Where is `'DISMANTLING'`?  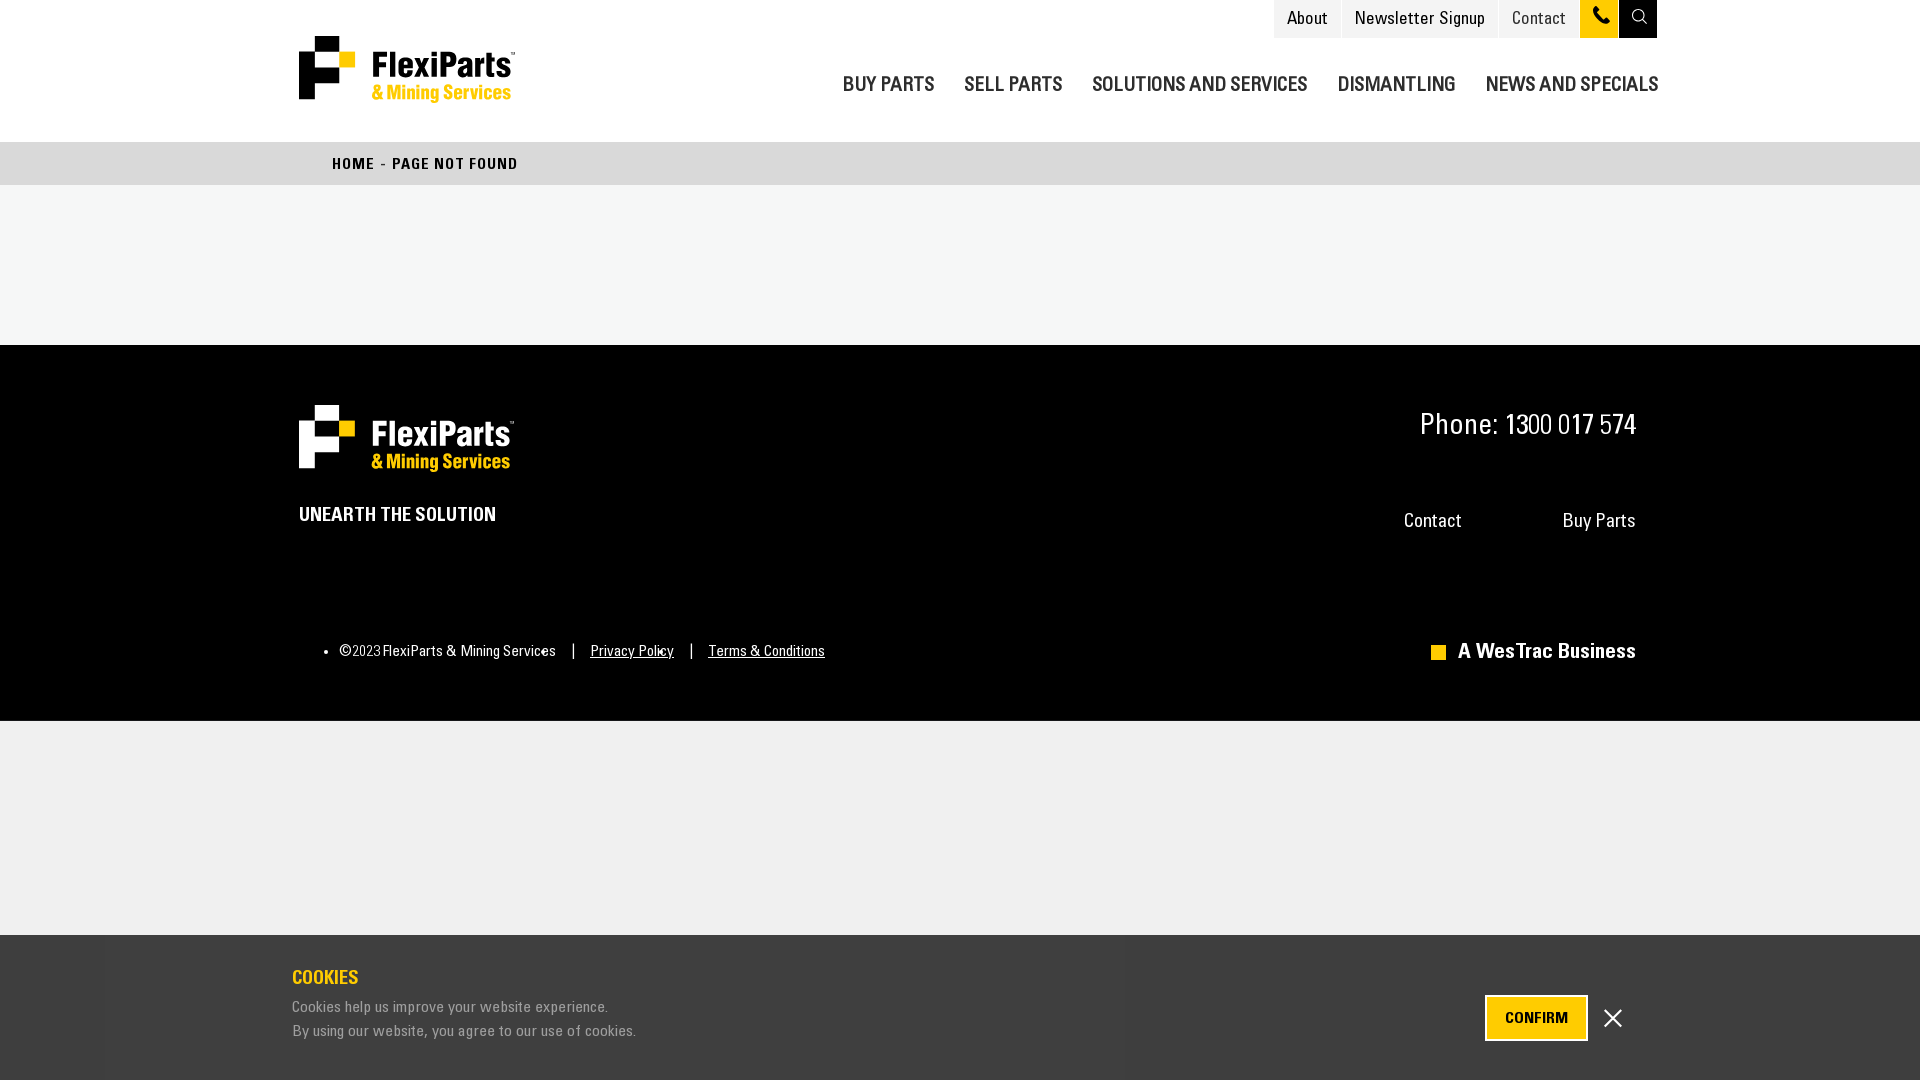 'DISMANTLING' is located at coordinates (1337, 80).